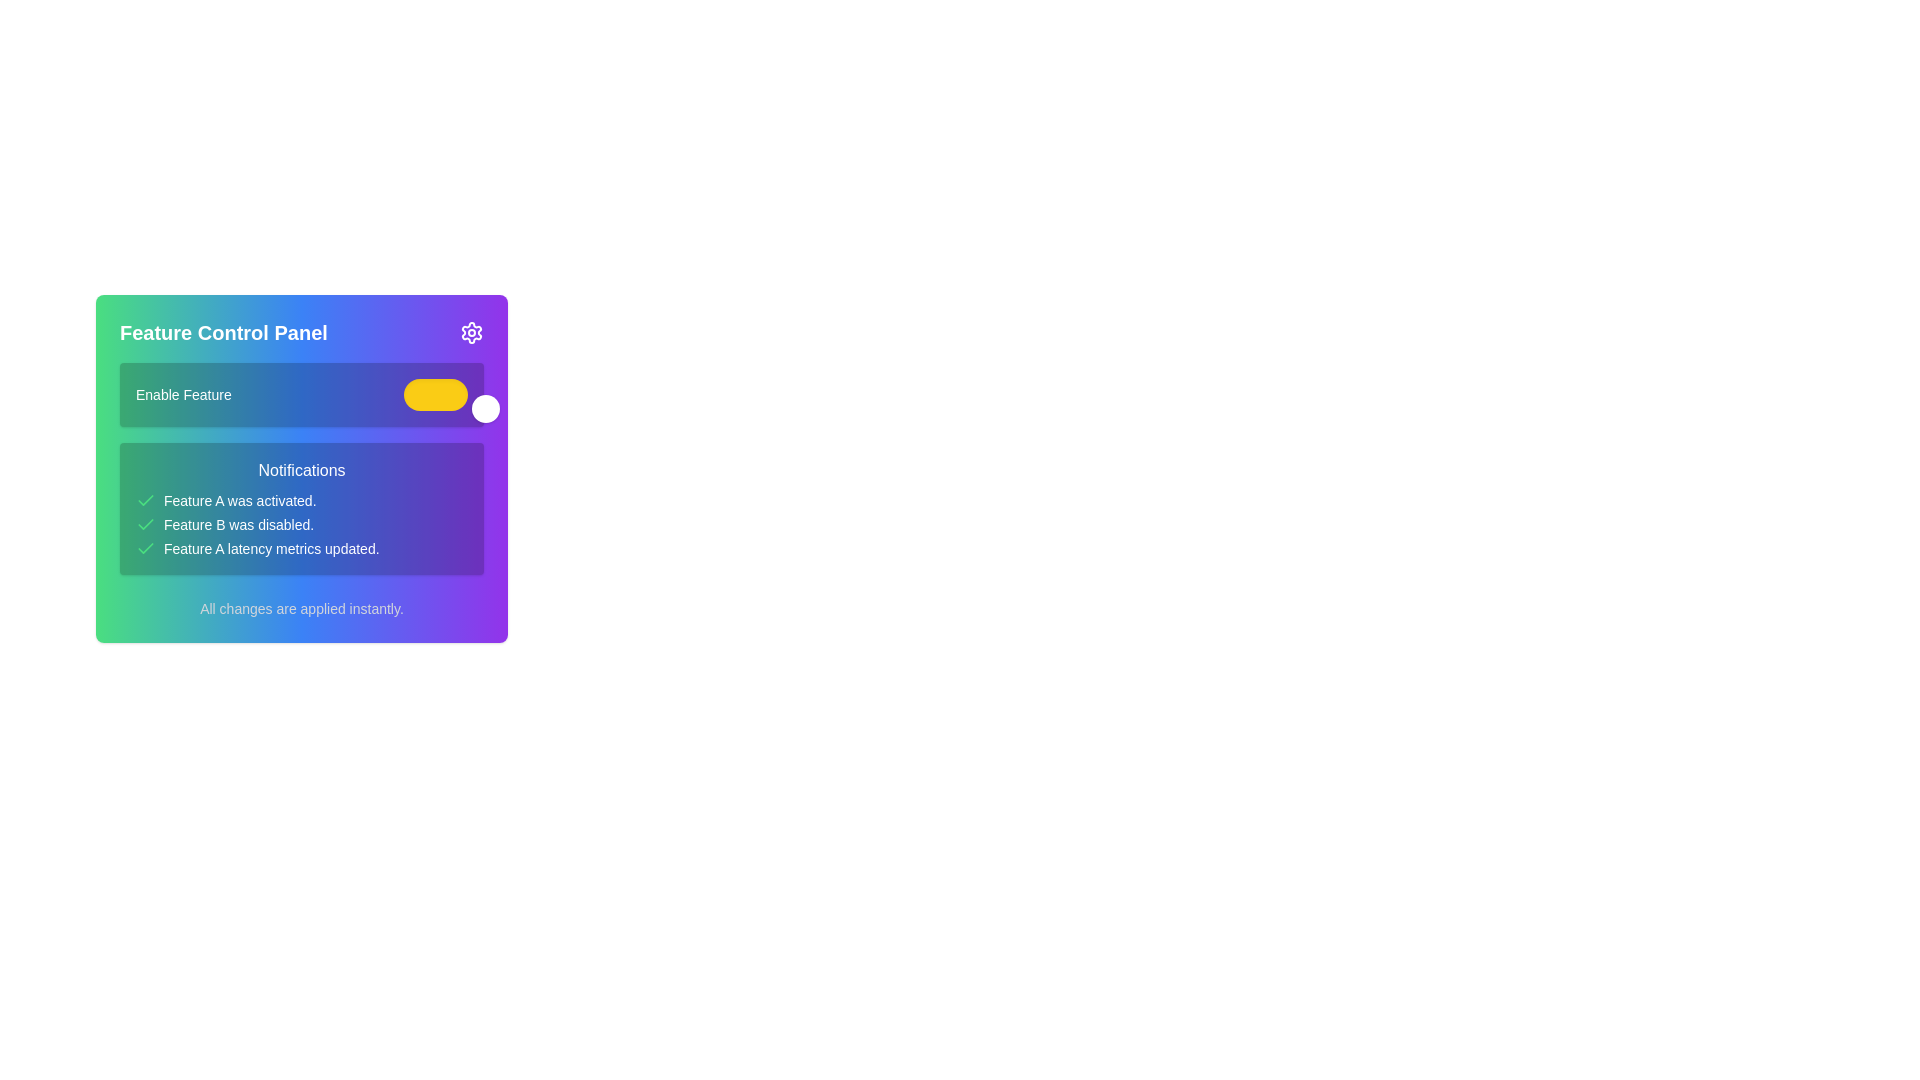  Describe the element at coordinates (301, 394) in the screenshot. I see `the 'Enable Feature' toggle switch located in the Feature Control Panel section, positioned above 'Notifications'` at that location.